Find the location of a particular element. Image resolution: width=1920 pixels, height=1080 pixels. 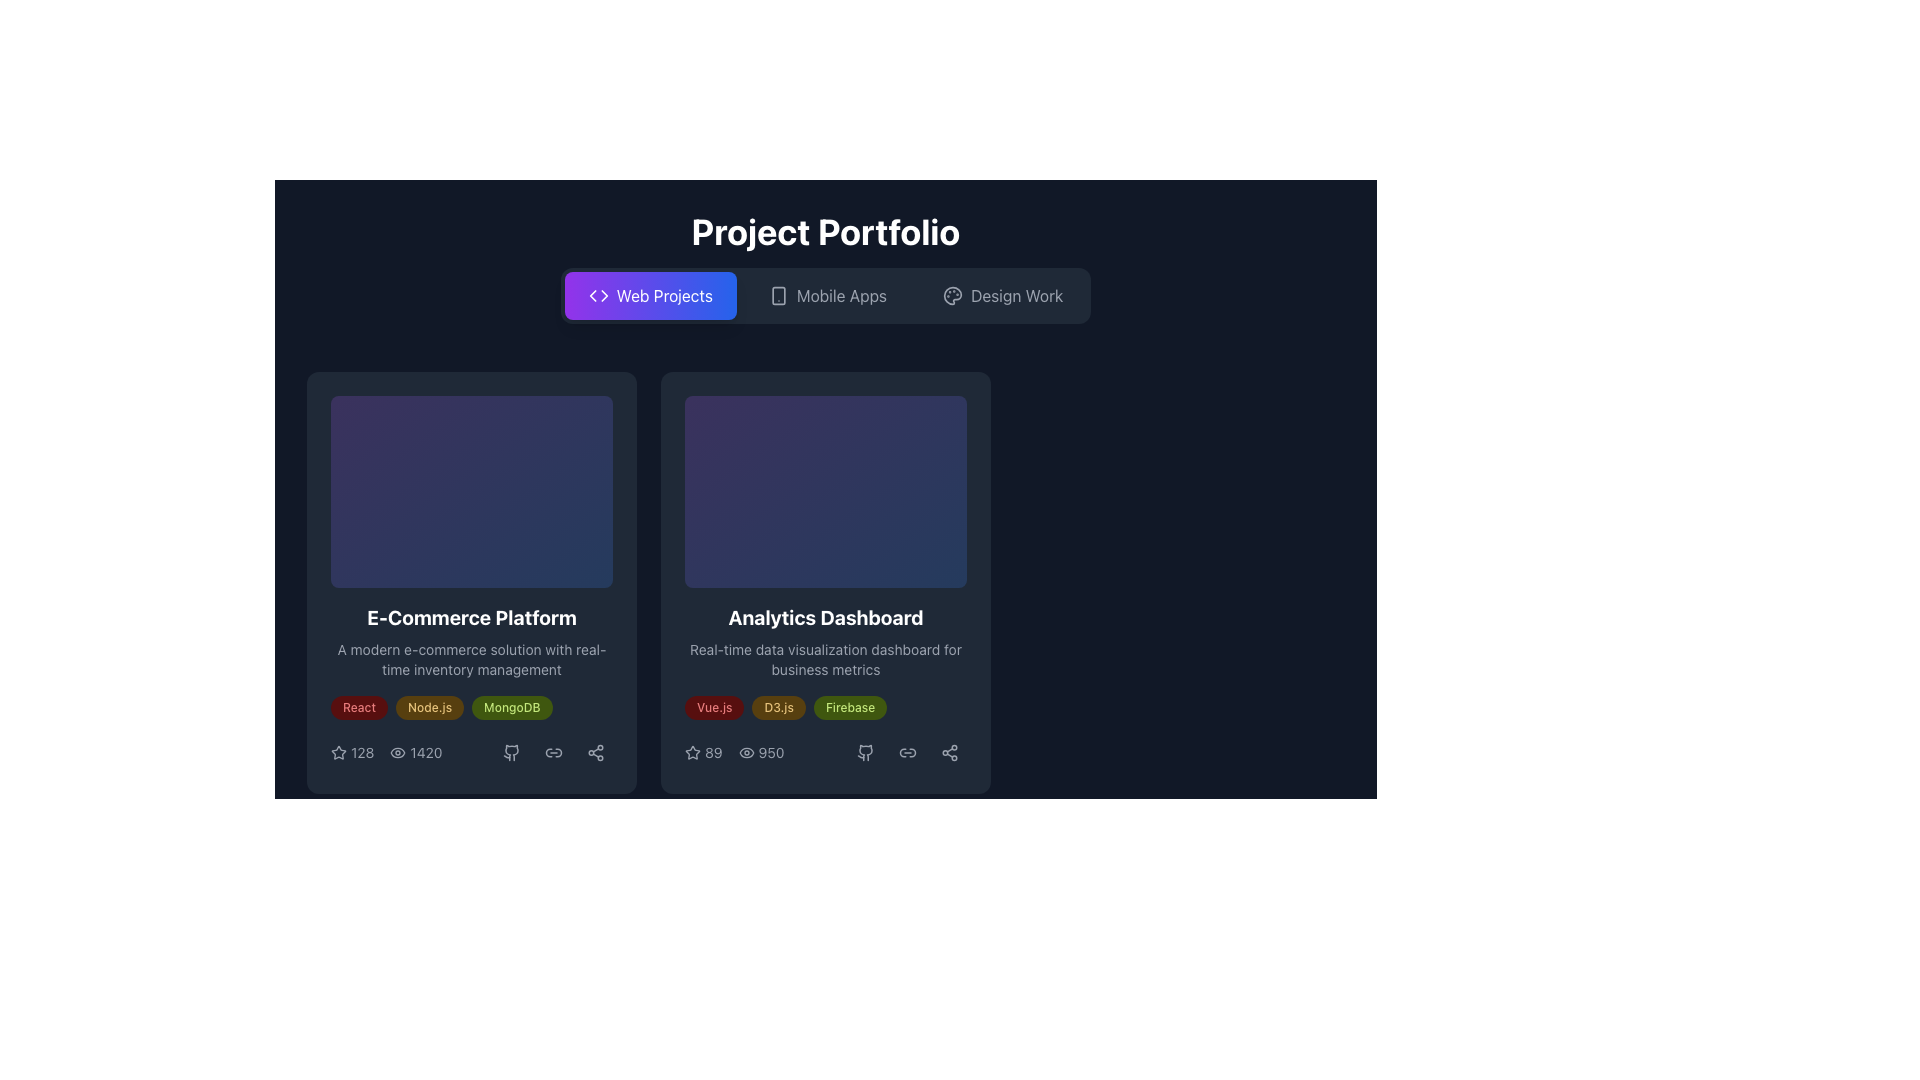

the left-facing arrow icon in the toolbar, which indicates navigation or direction is located at coordinates (591, 296).